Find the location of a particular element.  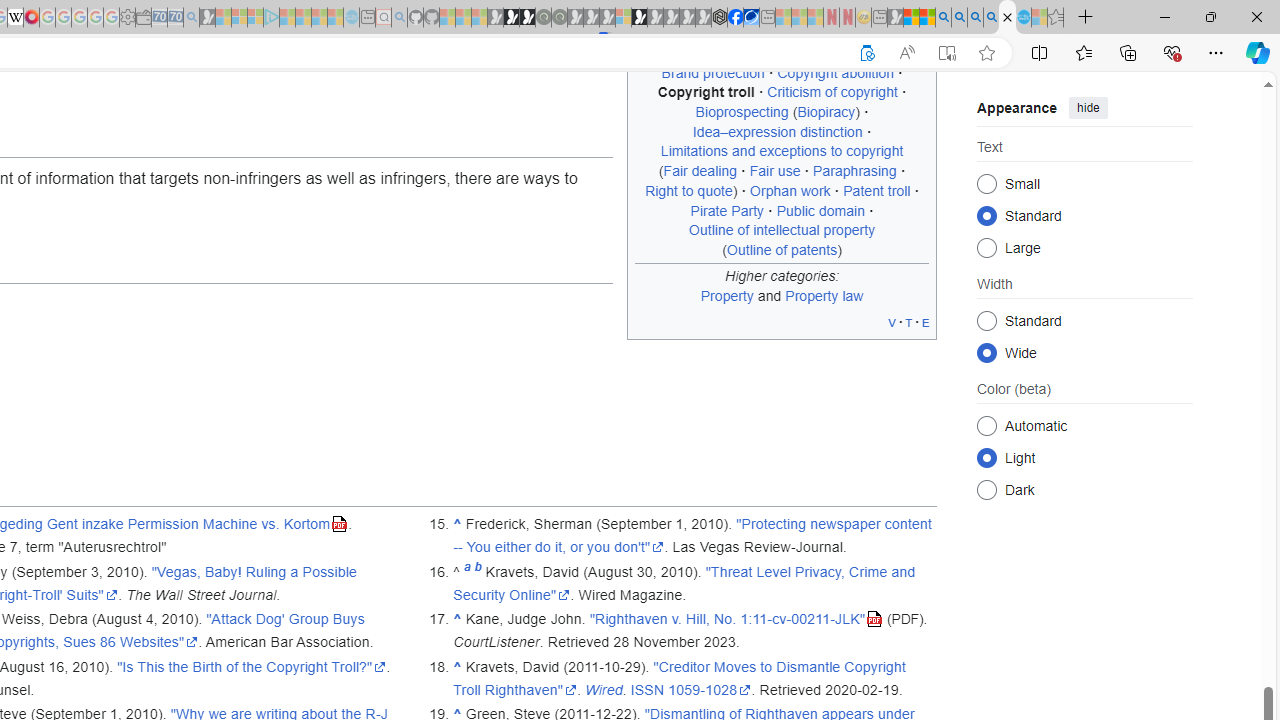

't' is located at coordinates (907, 321).